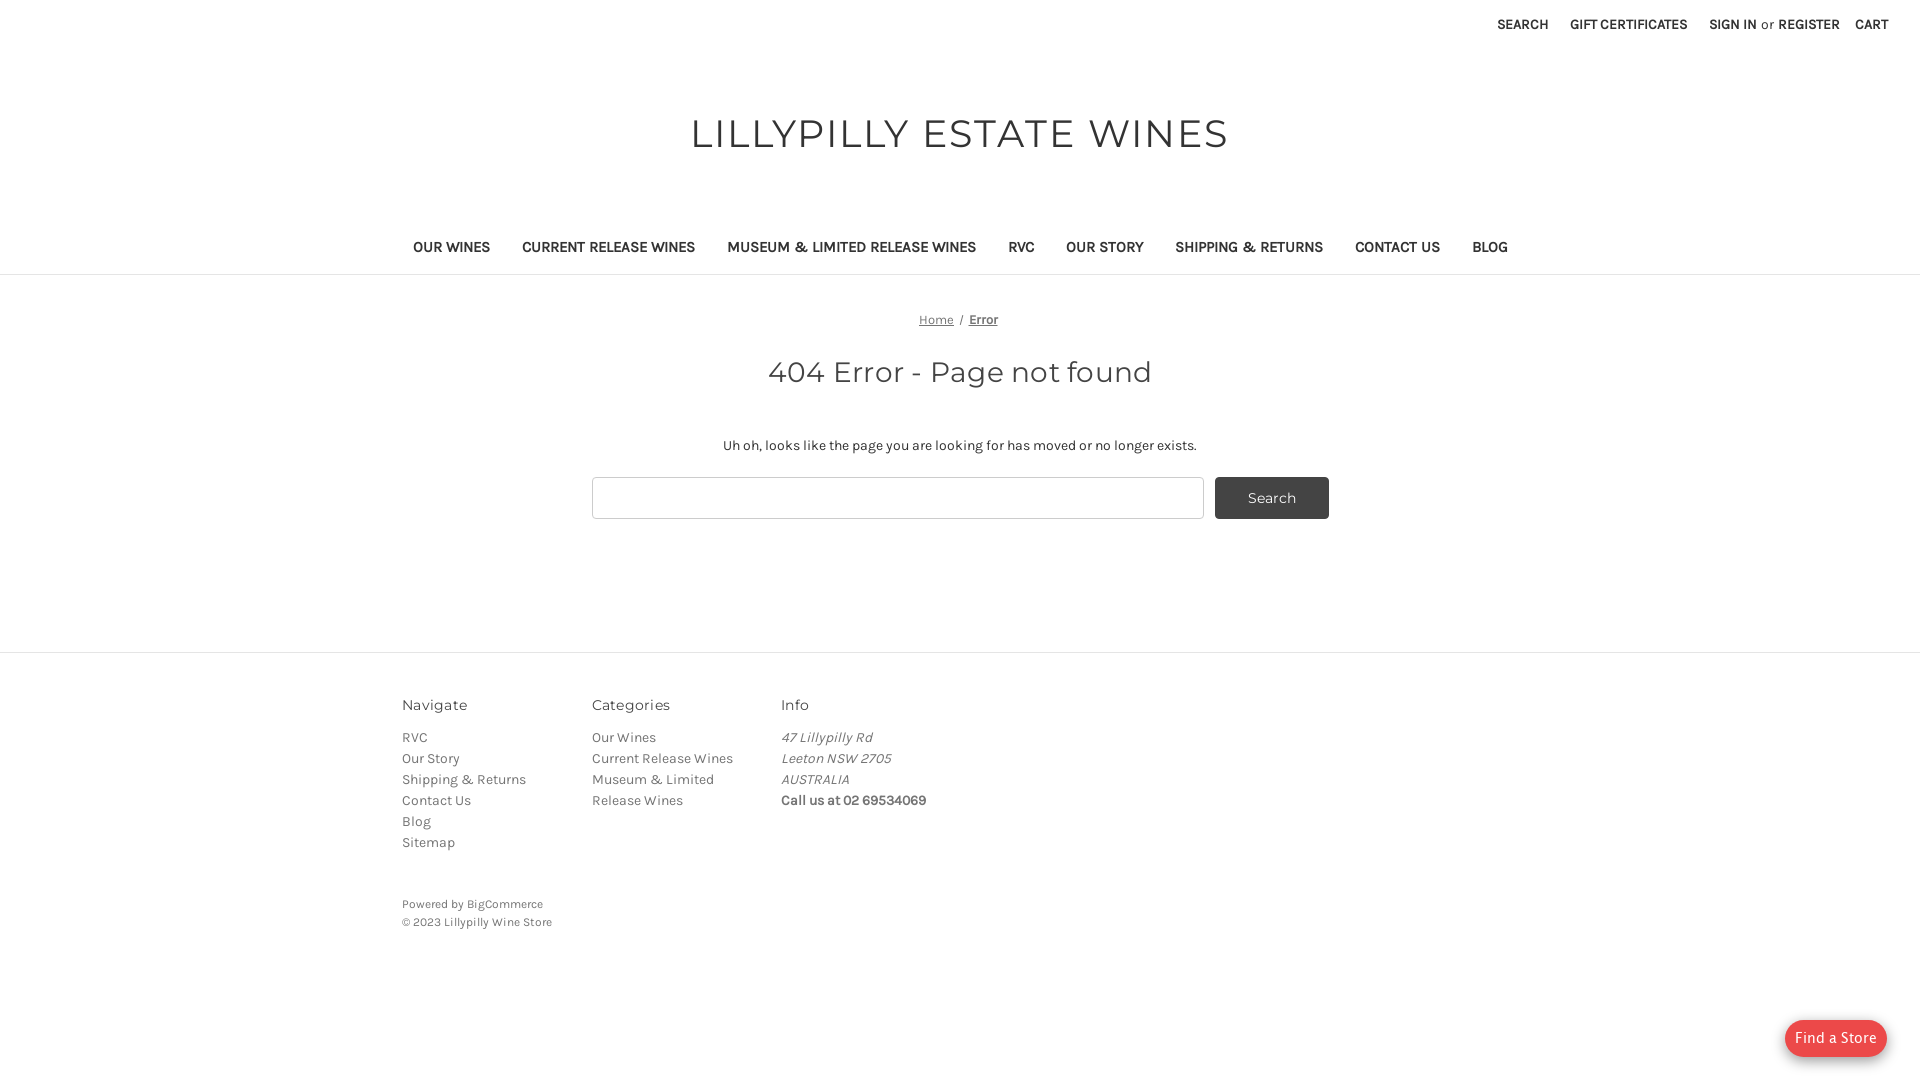 The image size is (1920, 1080). I want to click on 'Error', so click(982, 318).